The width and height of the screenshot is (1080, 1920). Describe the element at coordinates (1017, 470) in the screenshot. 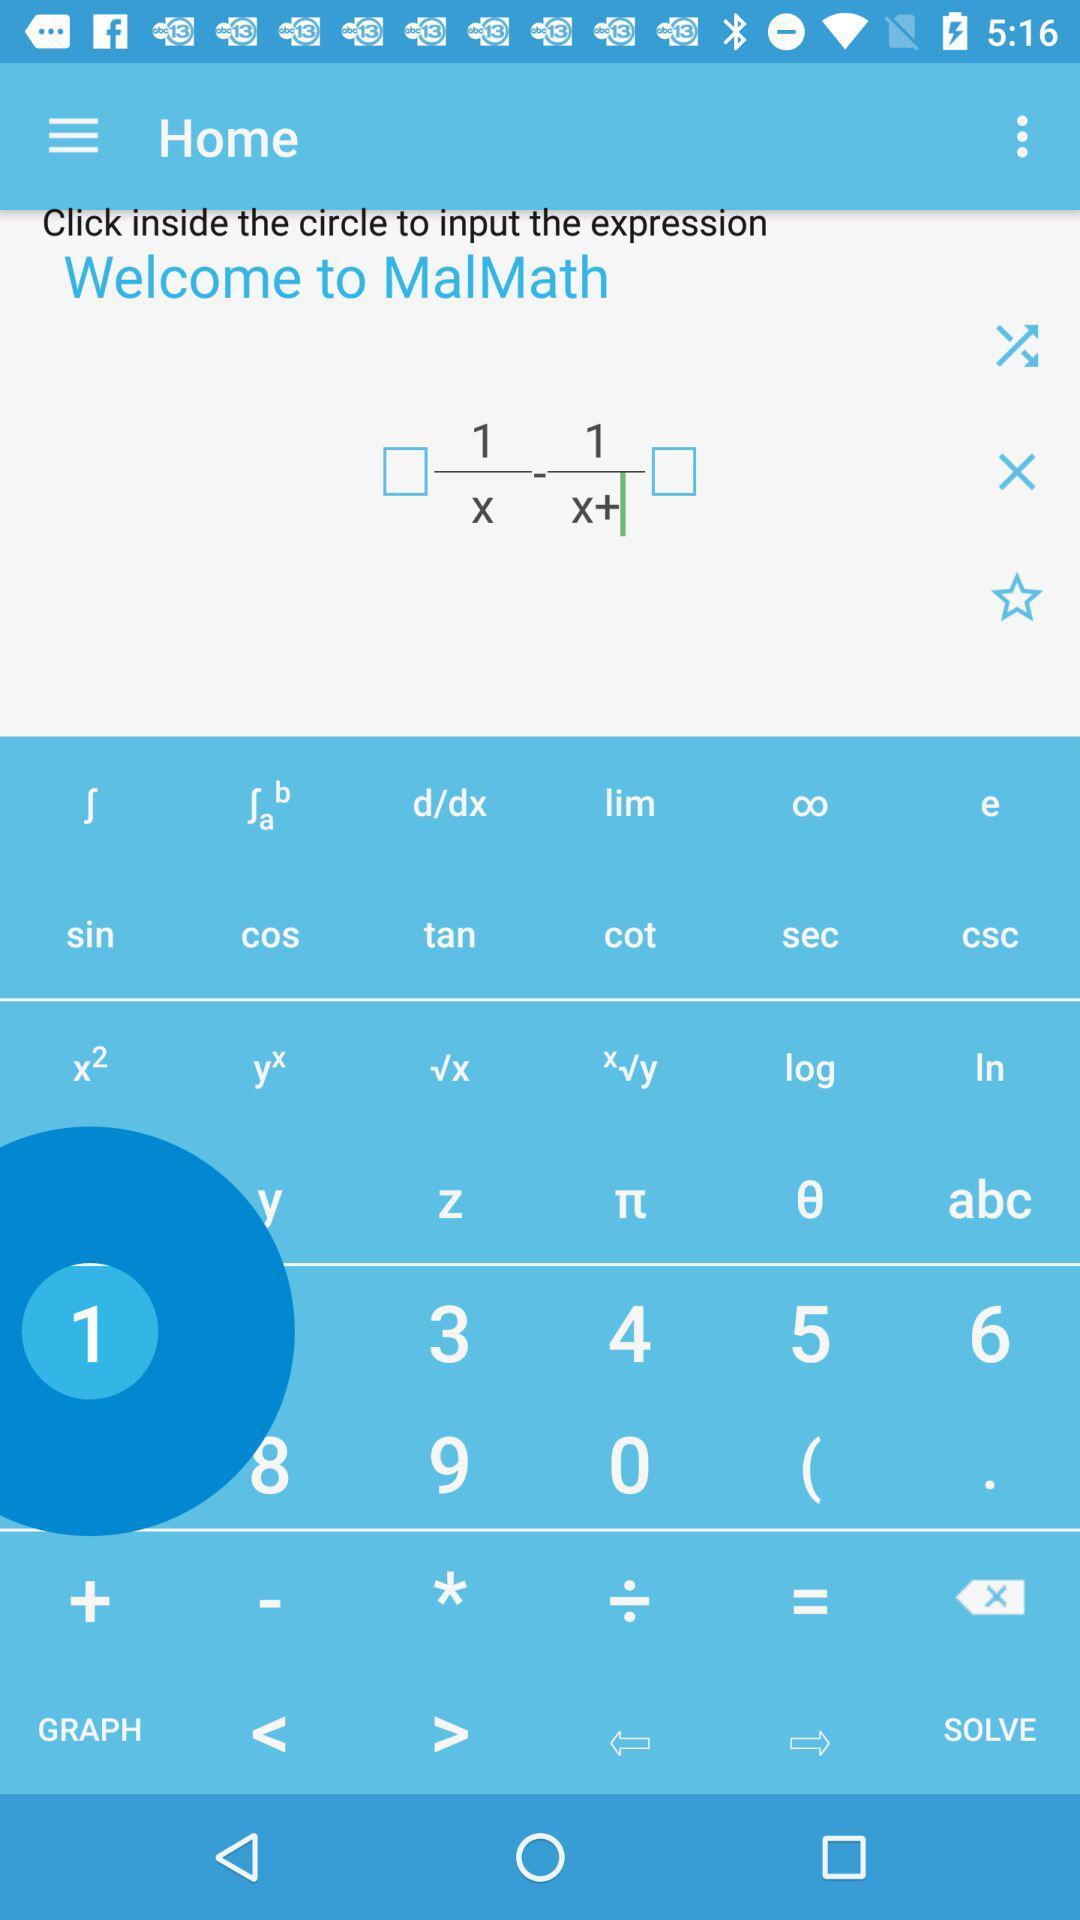

I see `delete` at that location.